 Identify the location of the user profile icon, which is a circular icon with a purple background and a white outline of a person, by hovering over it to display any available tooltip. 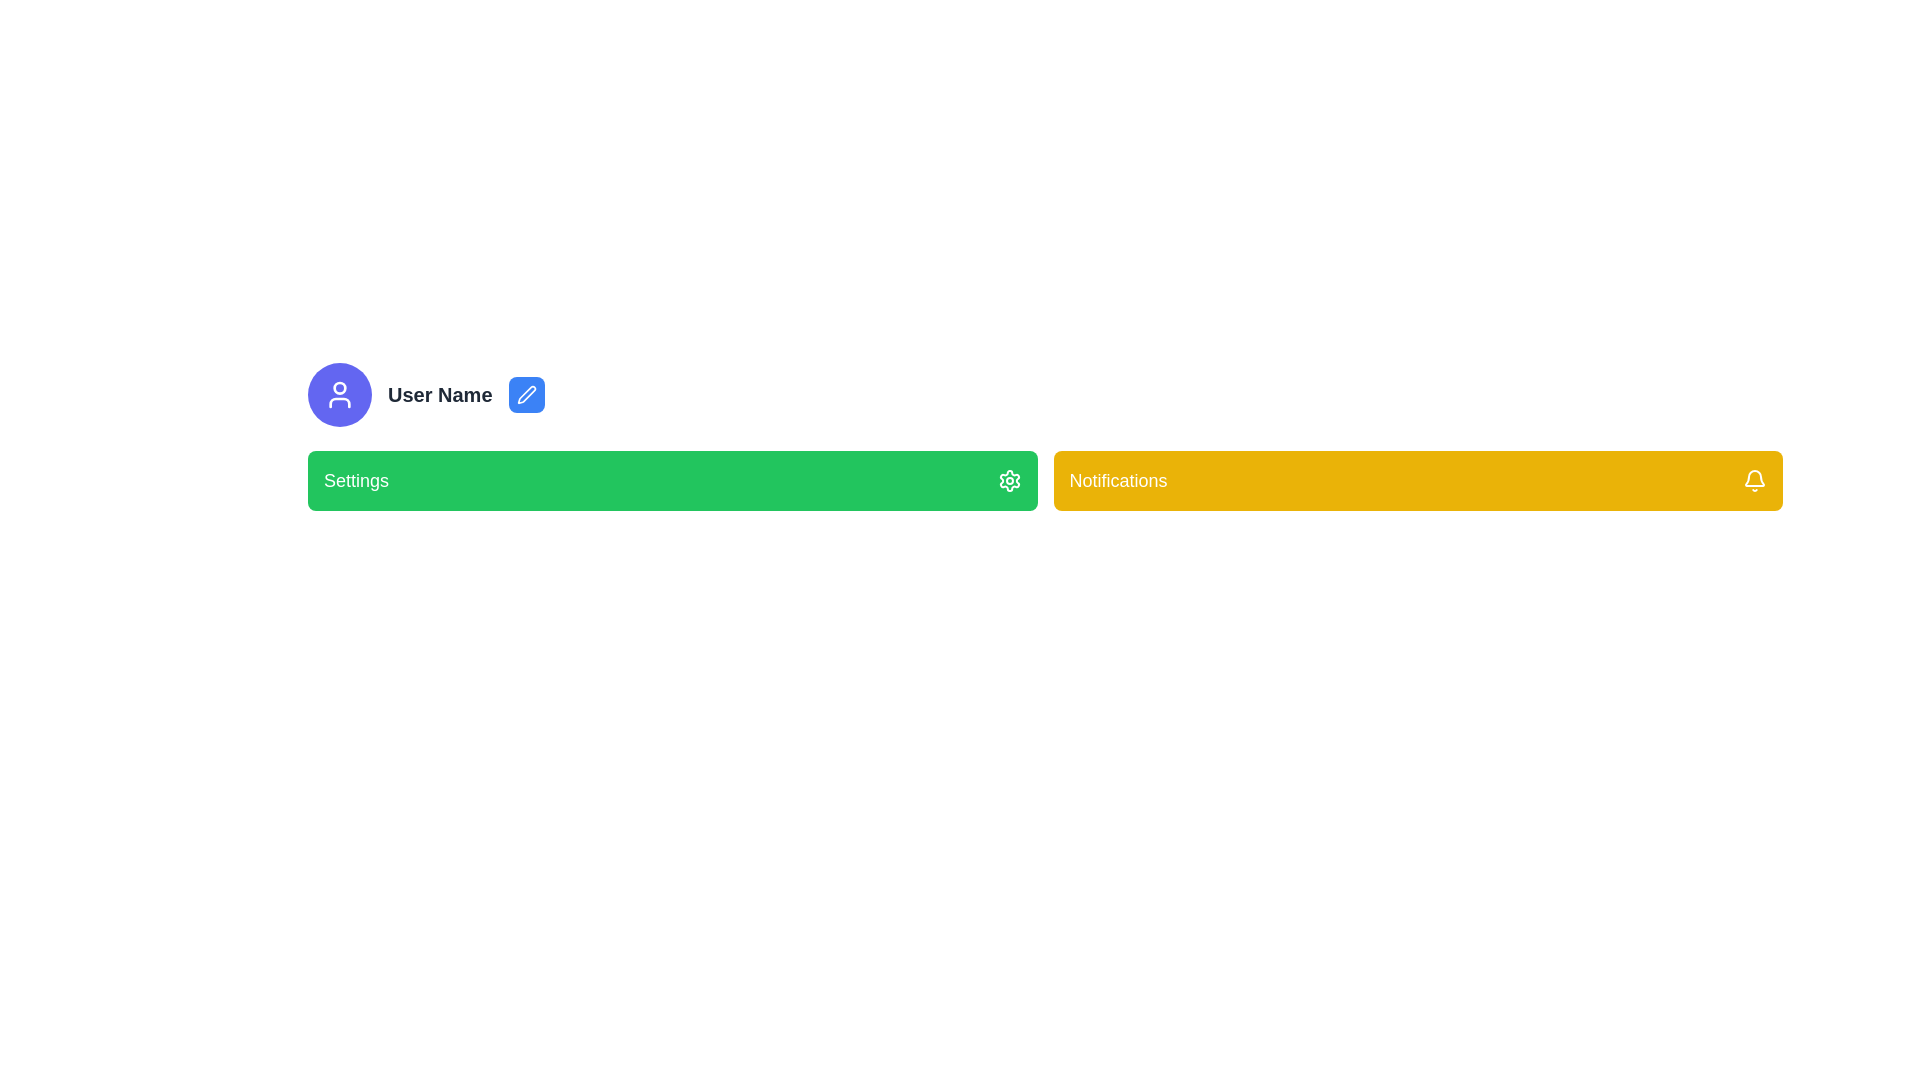
(340, 394).